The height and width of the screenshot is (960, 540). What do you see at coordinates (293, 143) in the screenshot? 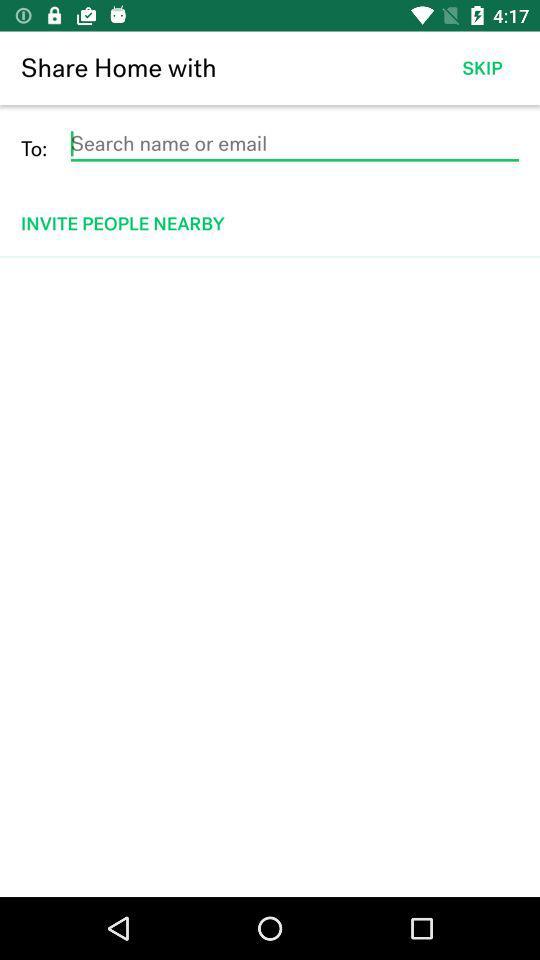
I see `share home with name or email` at bounding box center [293, 143].